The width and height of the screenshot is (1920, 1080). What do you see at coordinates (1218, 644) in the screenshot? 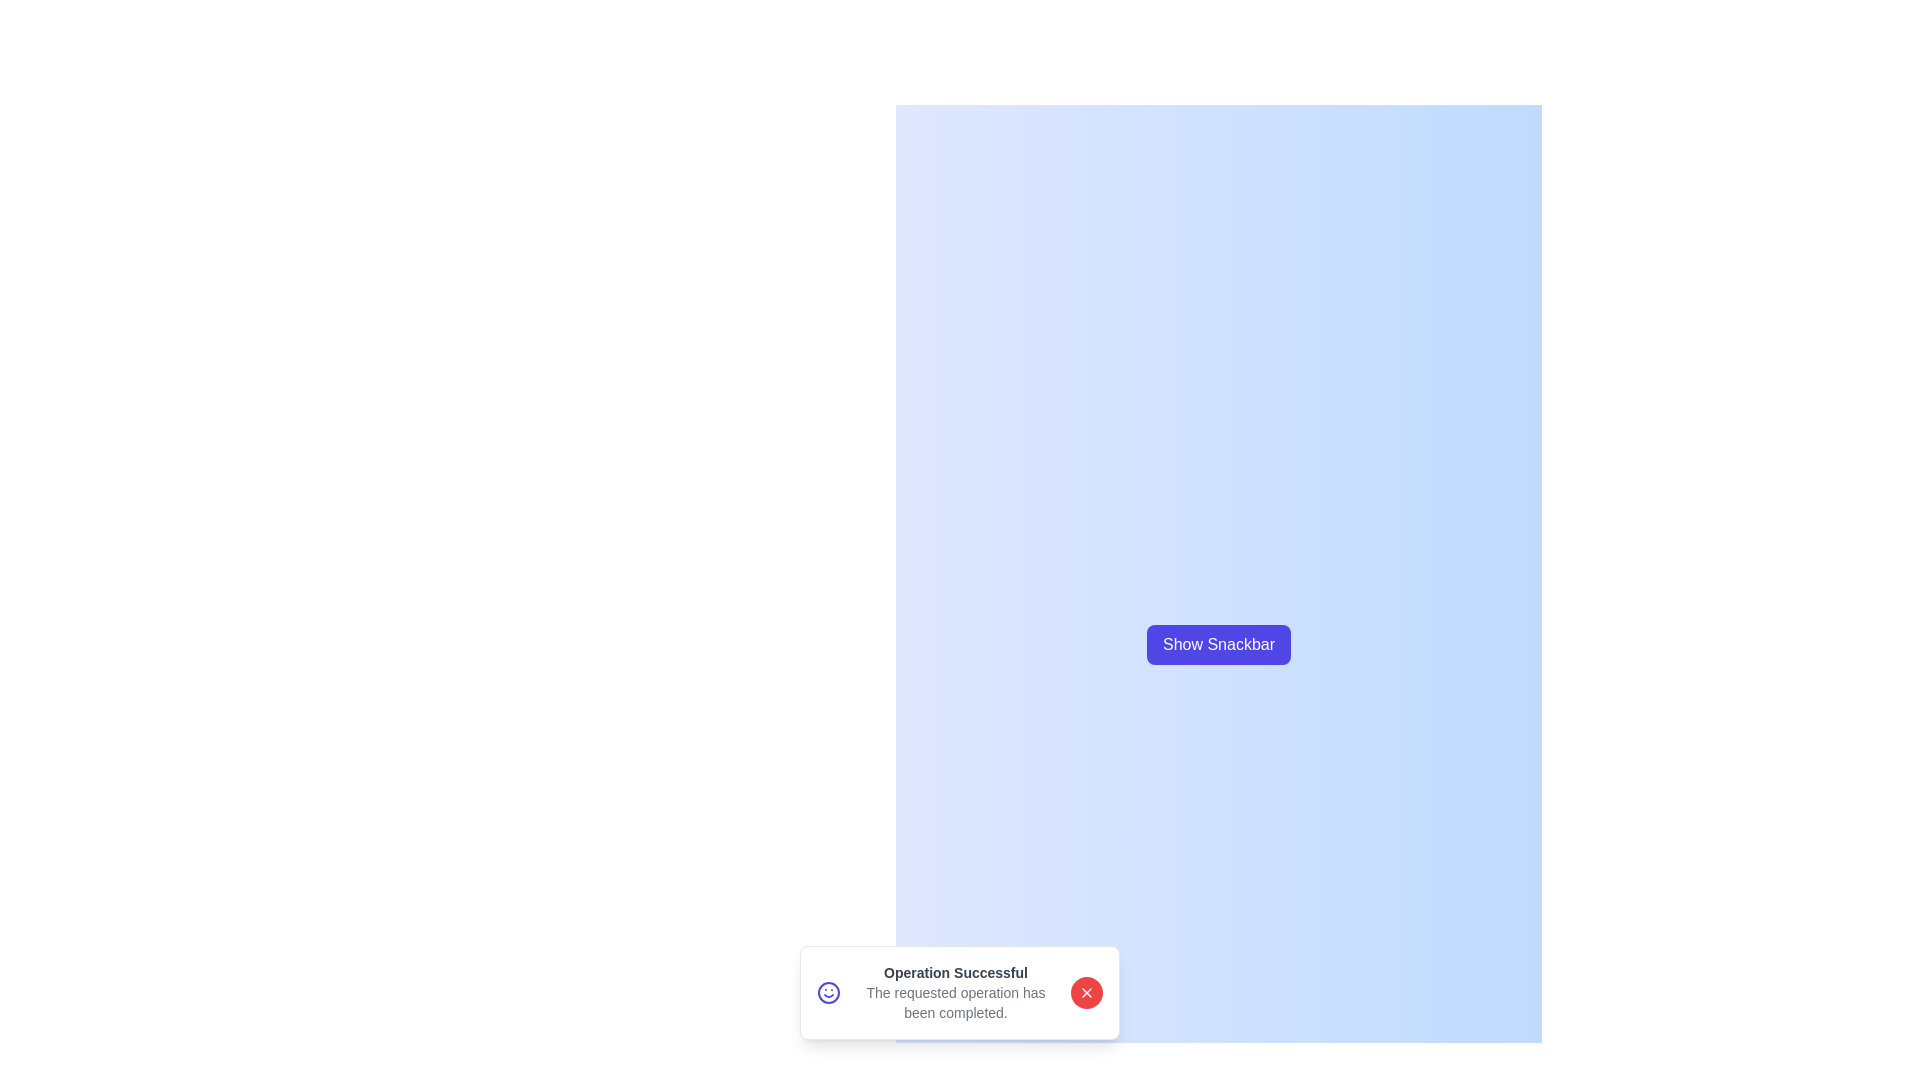
I see `the 'Show Snackbar' button to display the snackbar notification` at bounding box center [1218, 644].